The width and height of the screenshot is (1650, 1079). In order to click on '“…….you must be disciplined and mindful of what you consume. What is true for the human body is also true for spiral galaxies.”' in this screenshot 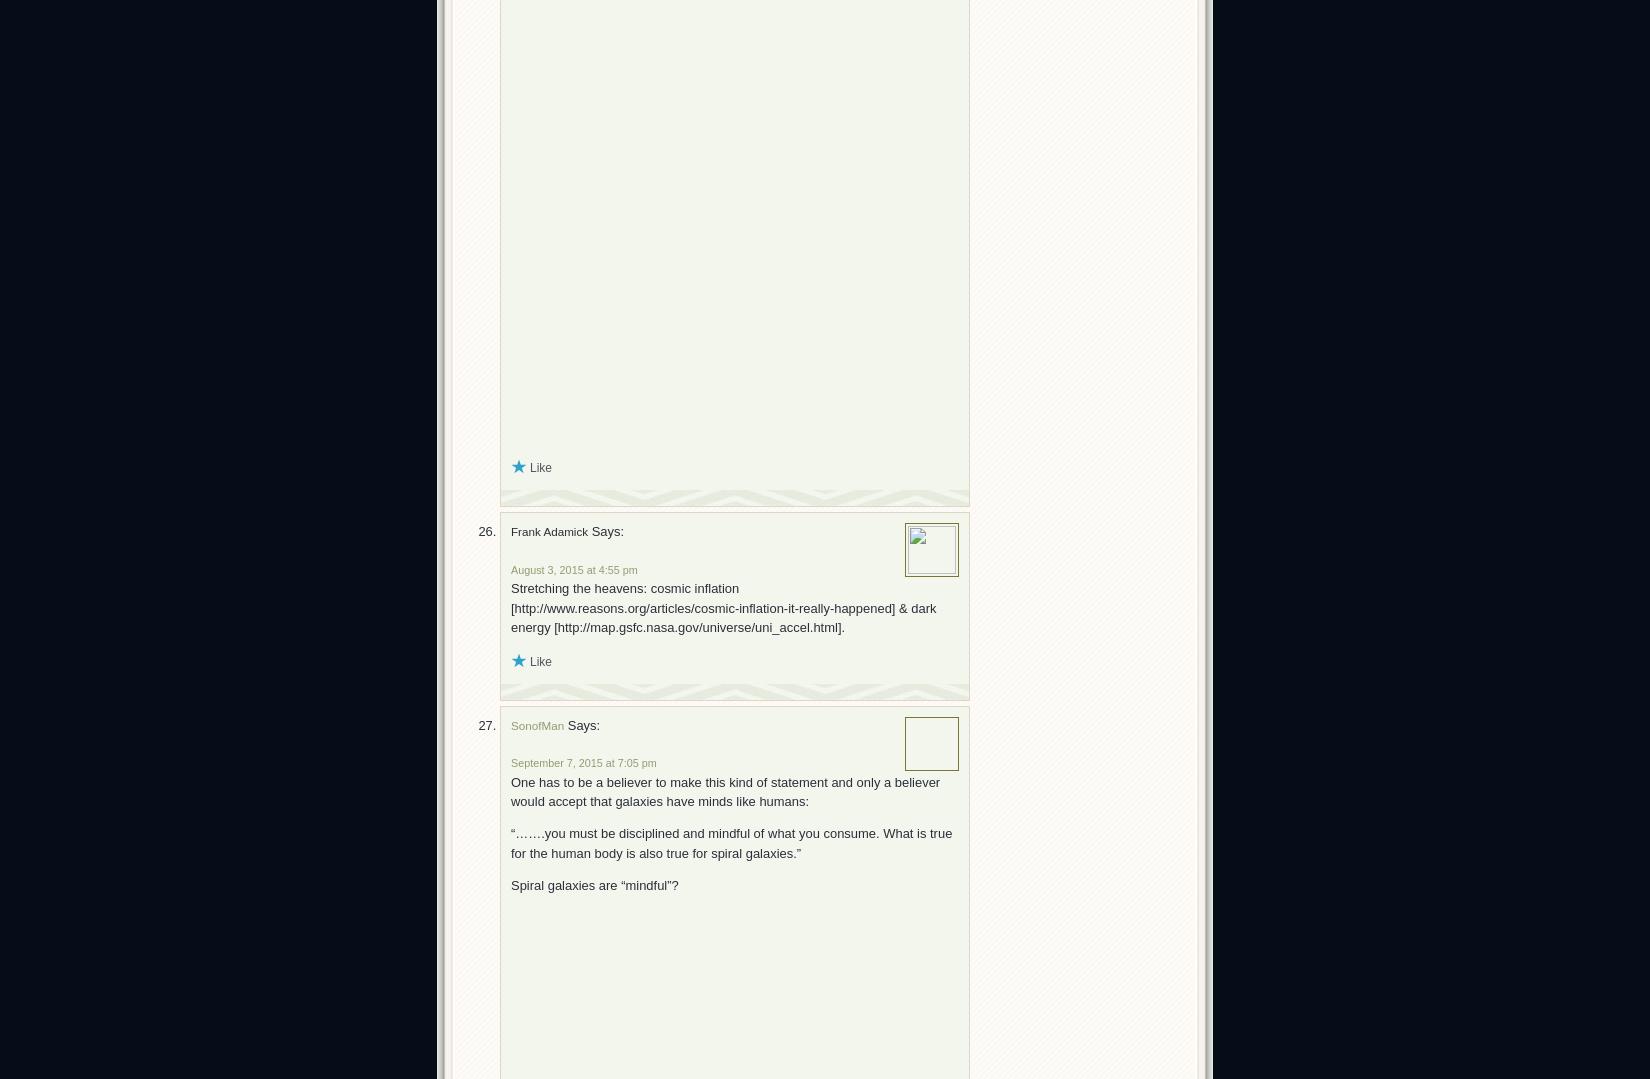, I will do `click(730, 843)`.